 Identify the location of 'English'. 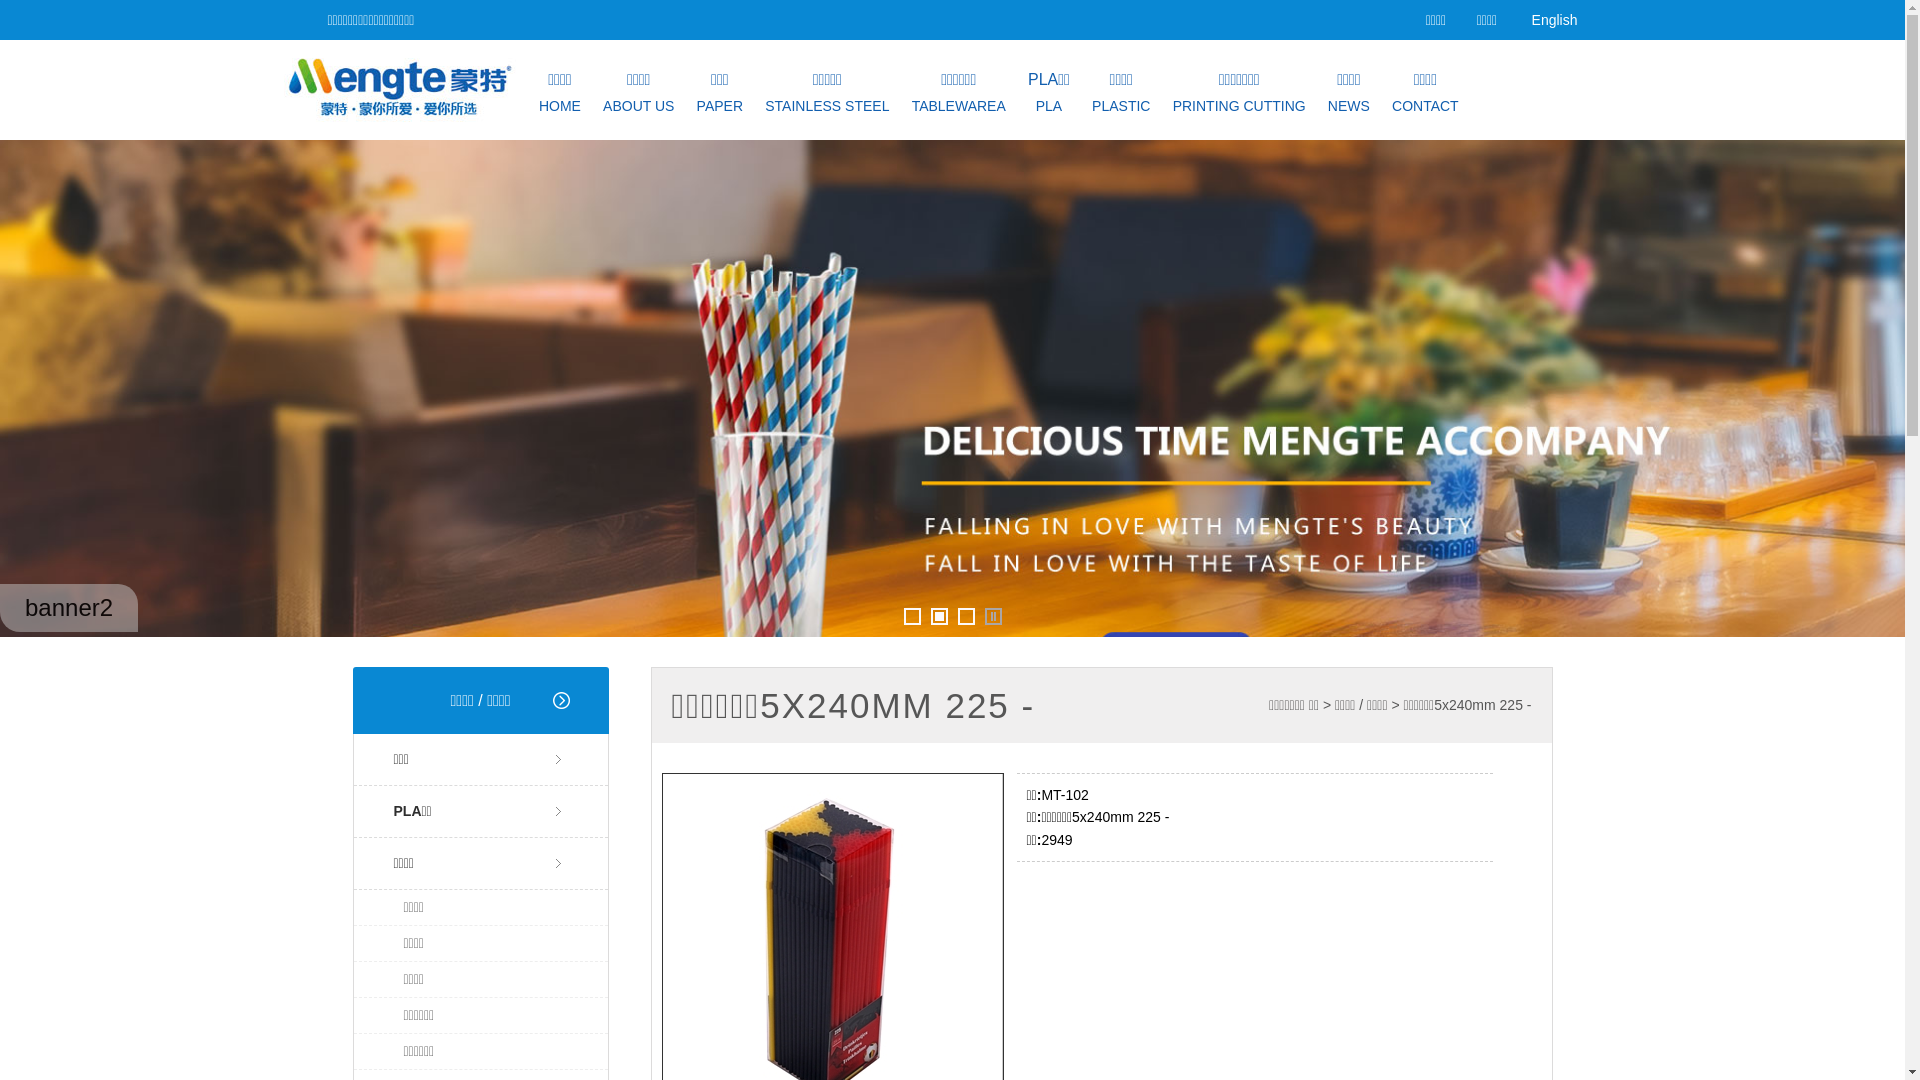
(1554, 19).